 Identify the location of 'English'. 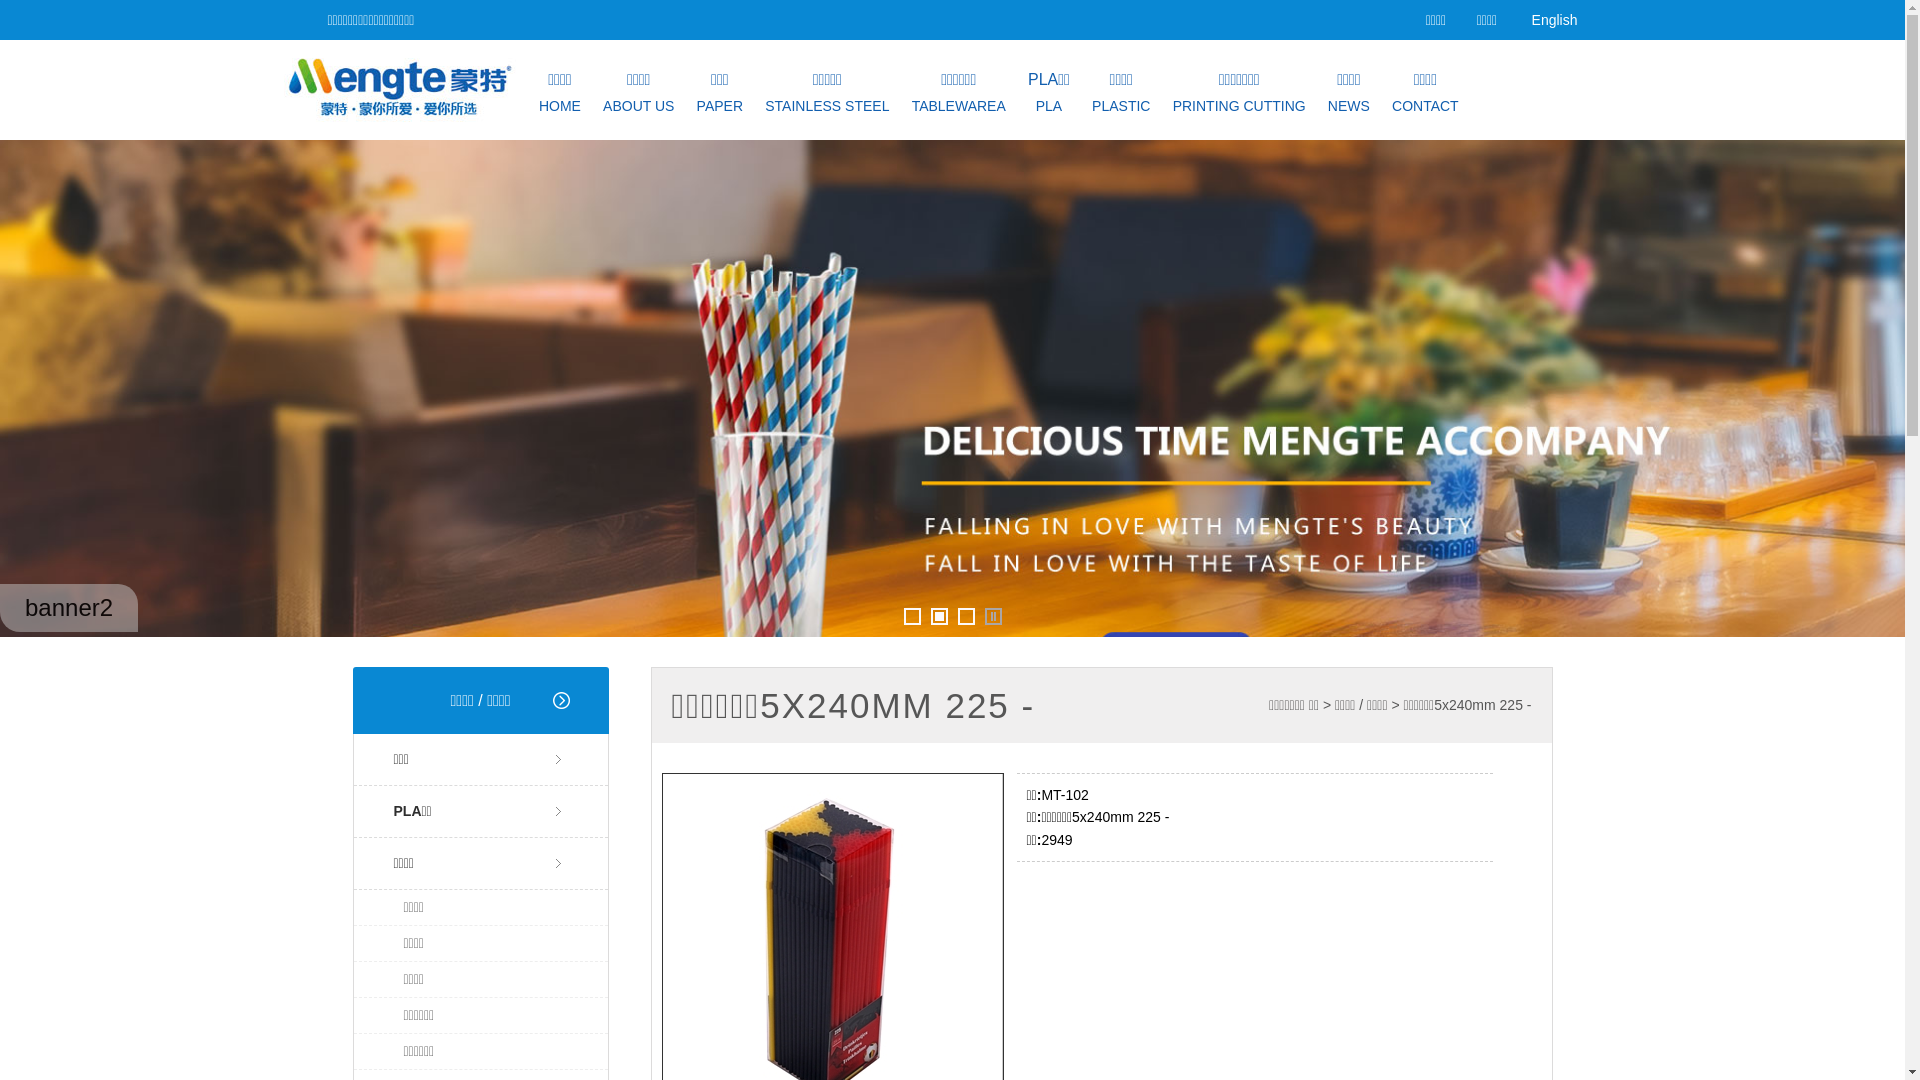
(1554, 19).